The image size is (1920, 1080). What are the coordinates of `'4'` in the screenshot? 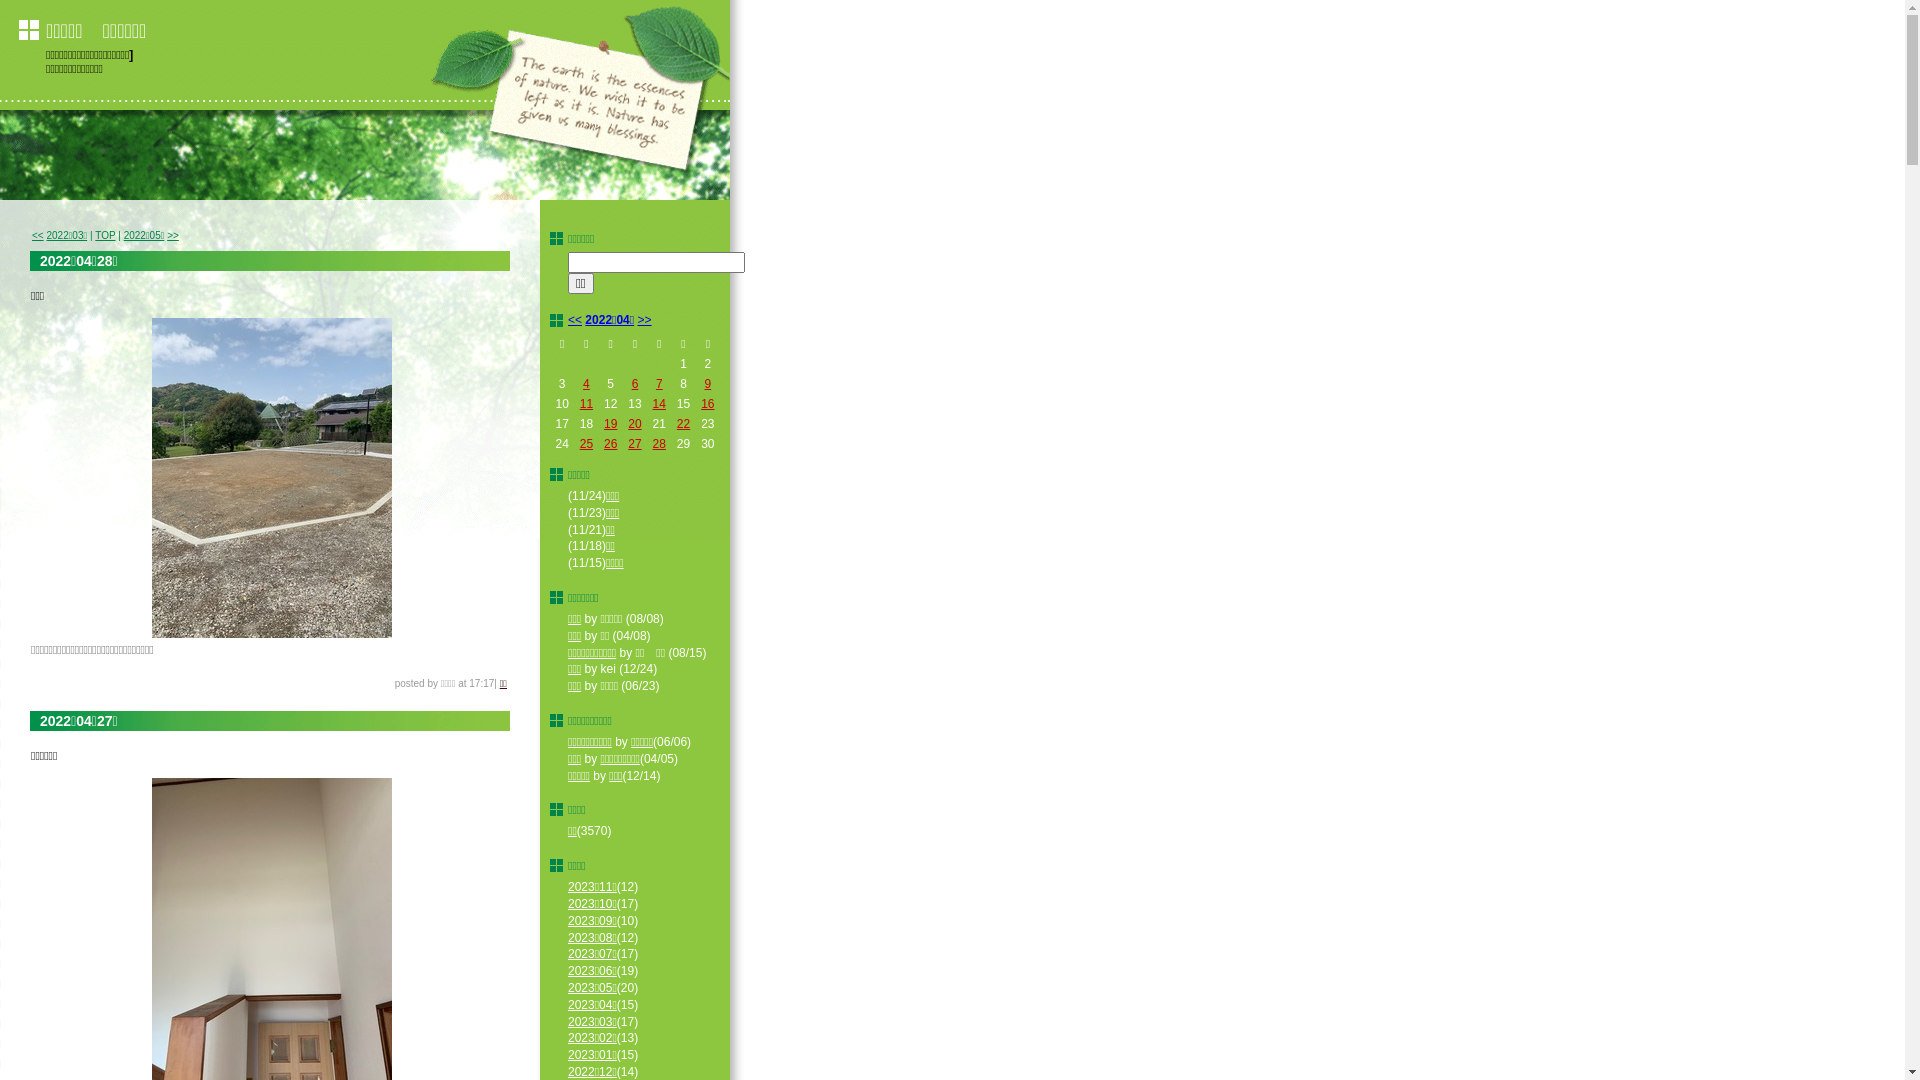 It's located at (581, 384).